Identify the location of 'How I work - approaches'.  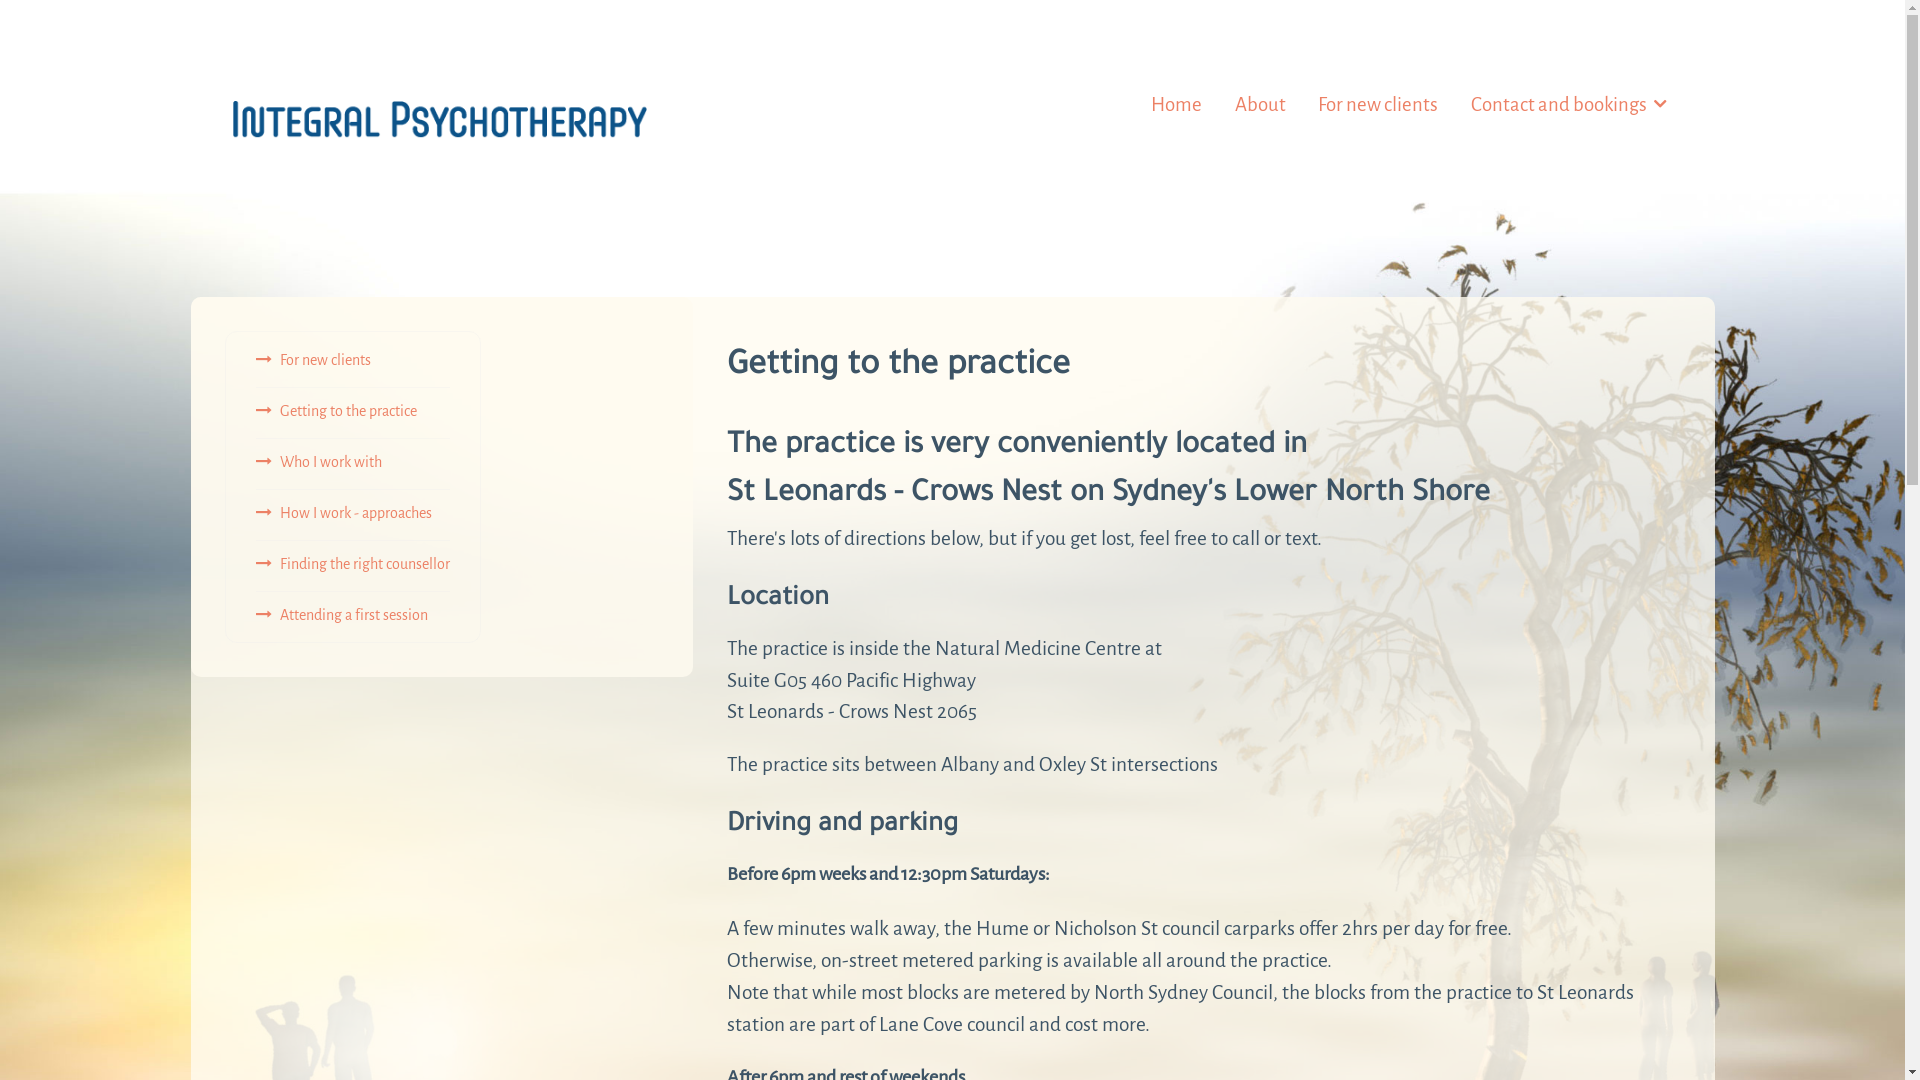
(344, 511).